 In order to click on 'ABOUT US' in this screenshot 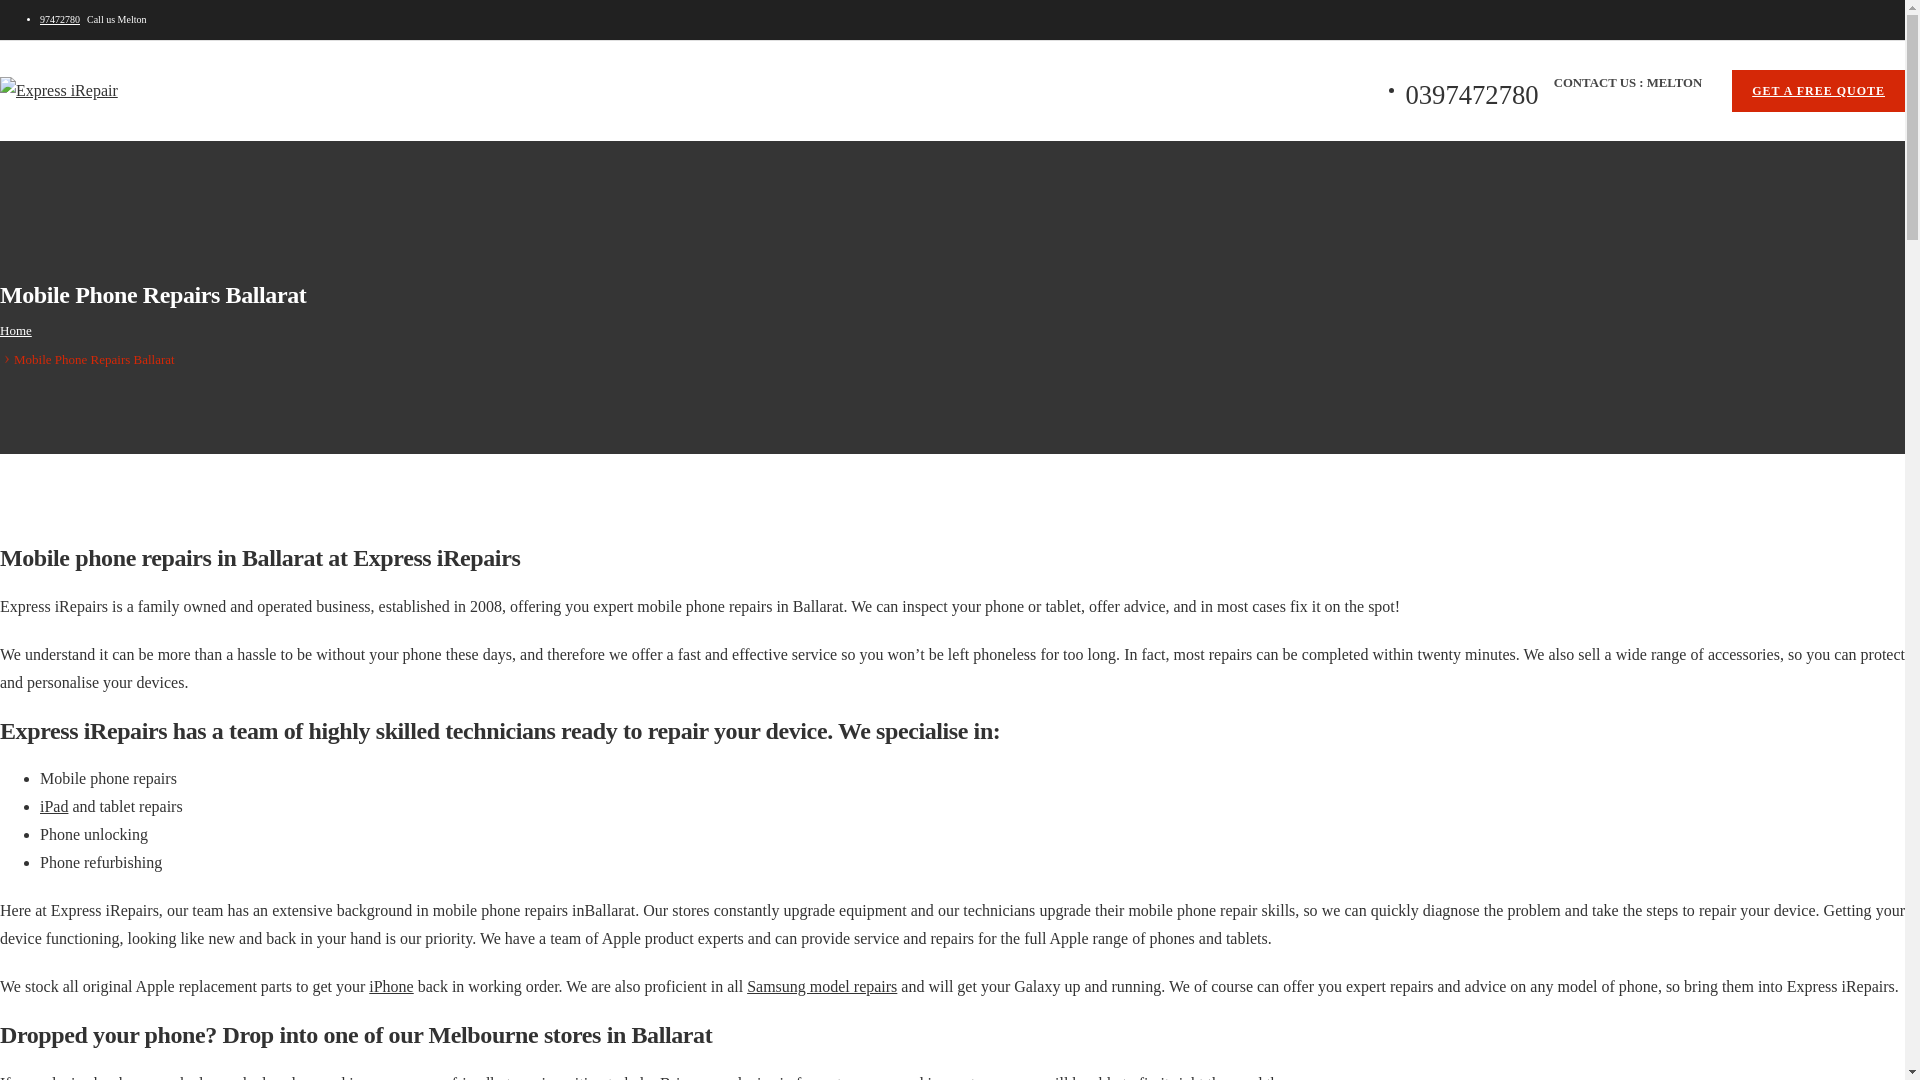, I will do `click(112, 169)`.